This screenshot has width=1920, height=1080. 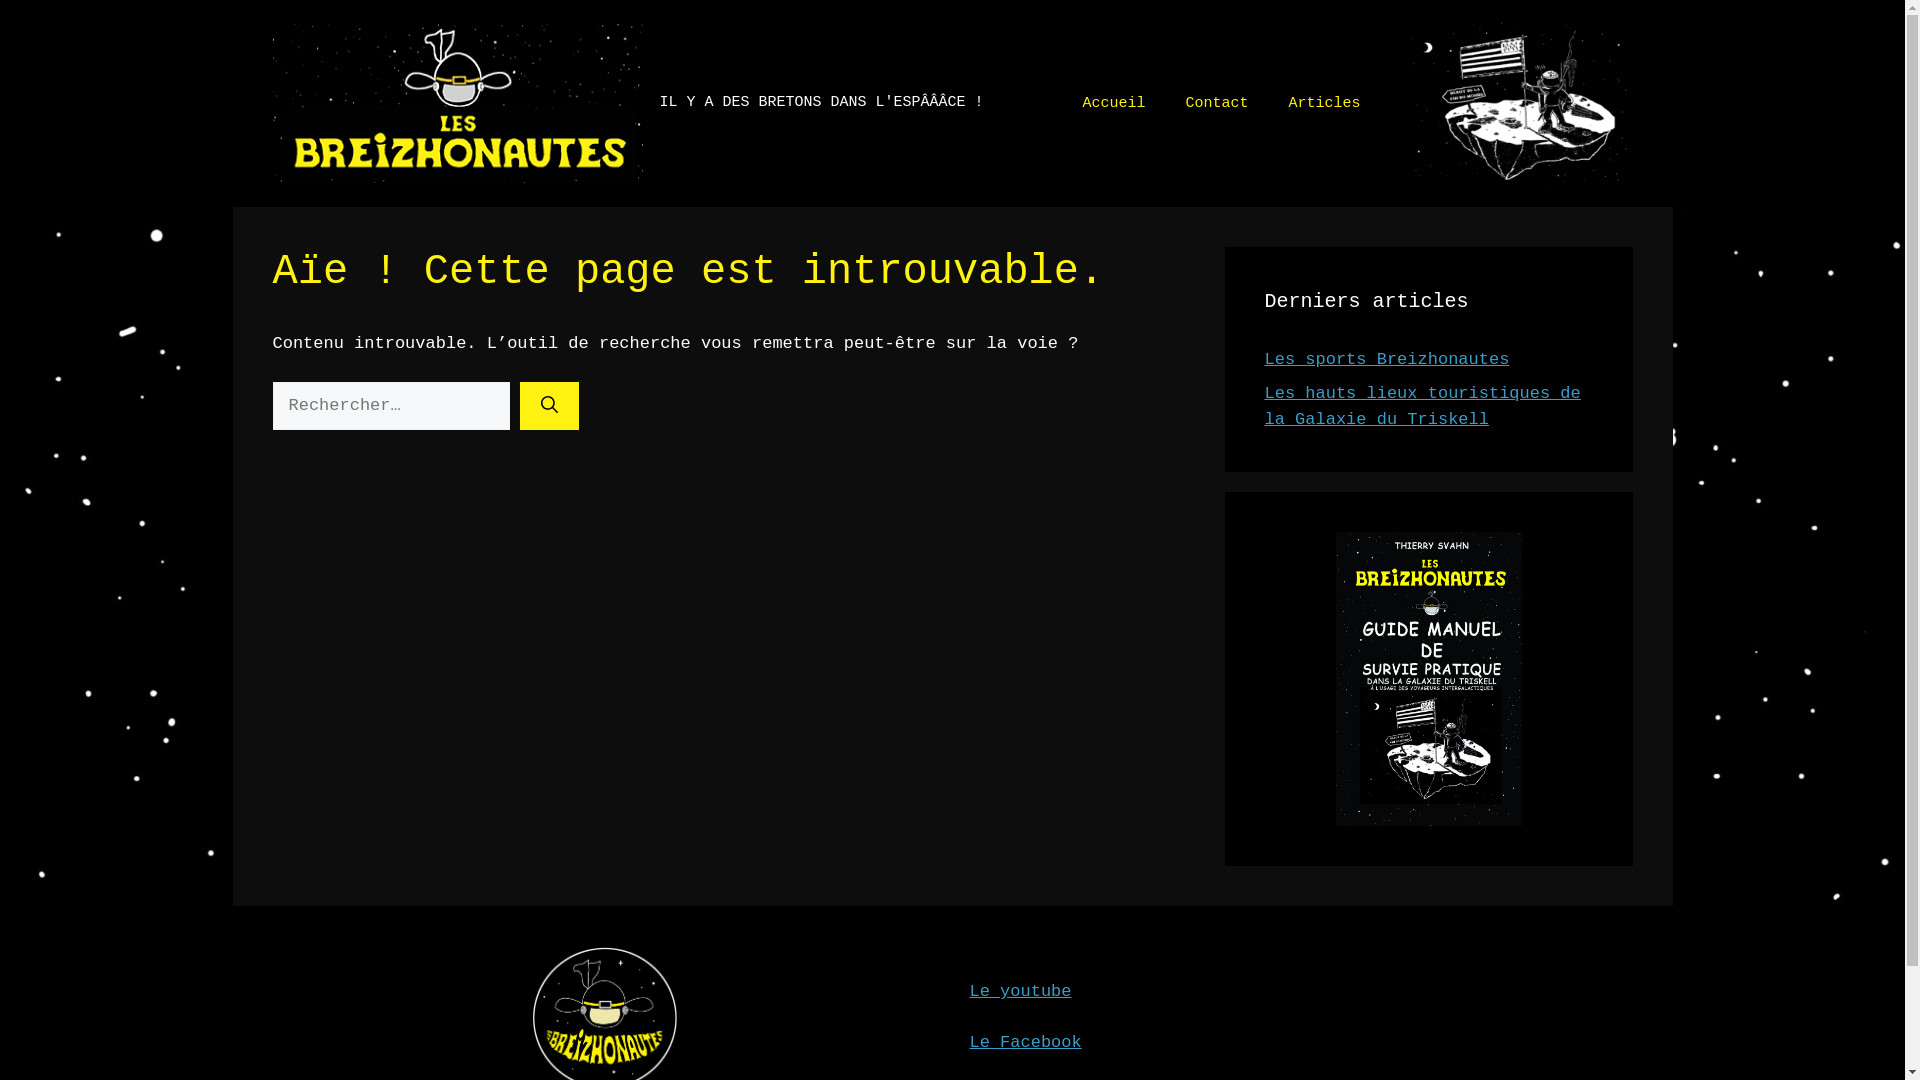 I want to click on 'Le youtube', so click(x=1021, y=991).